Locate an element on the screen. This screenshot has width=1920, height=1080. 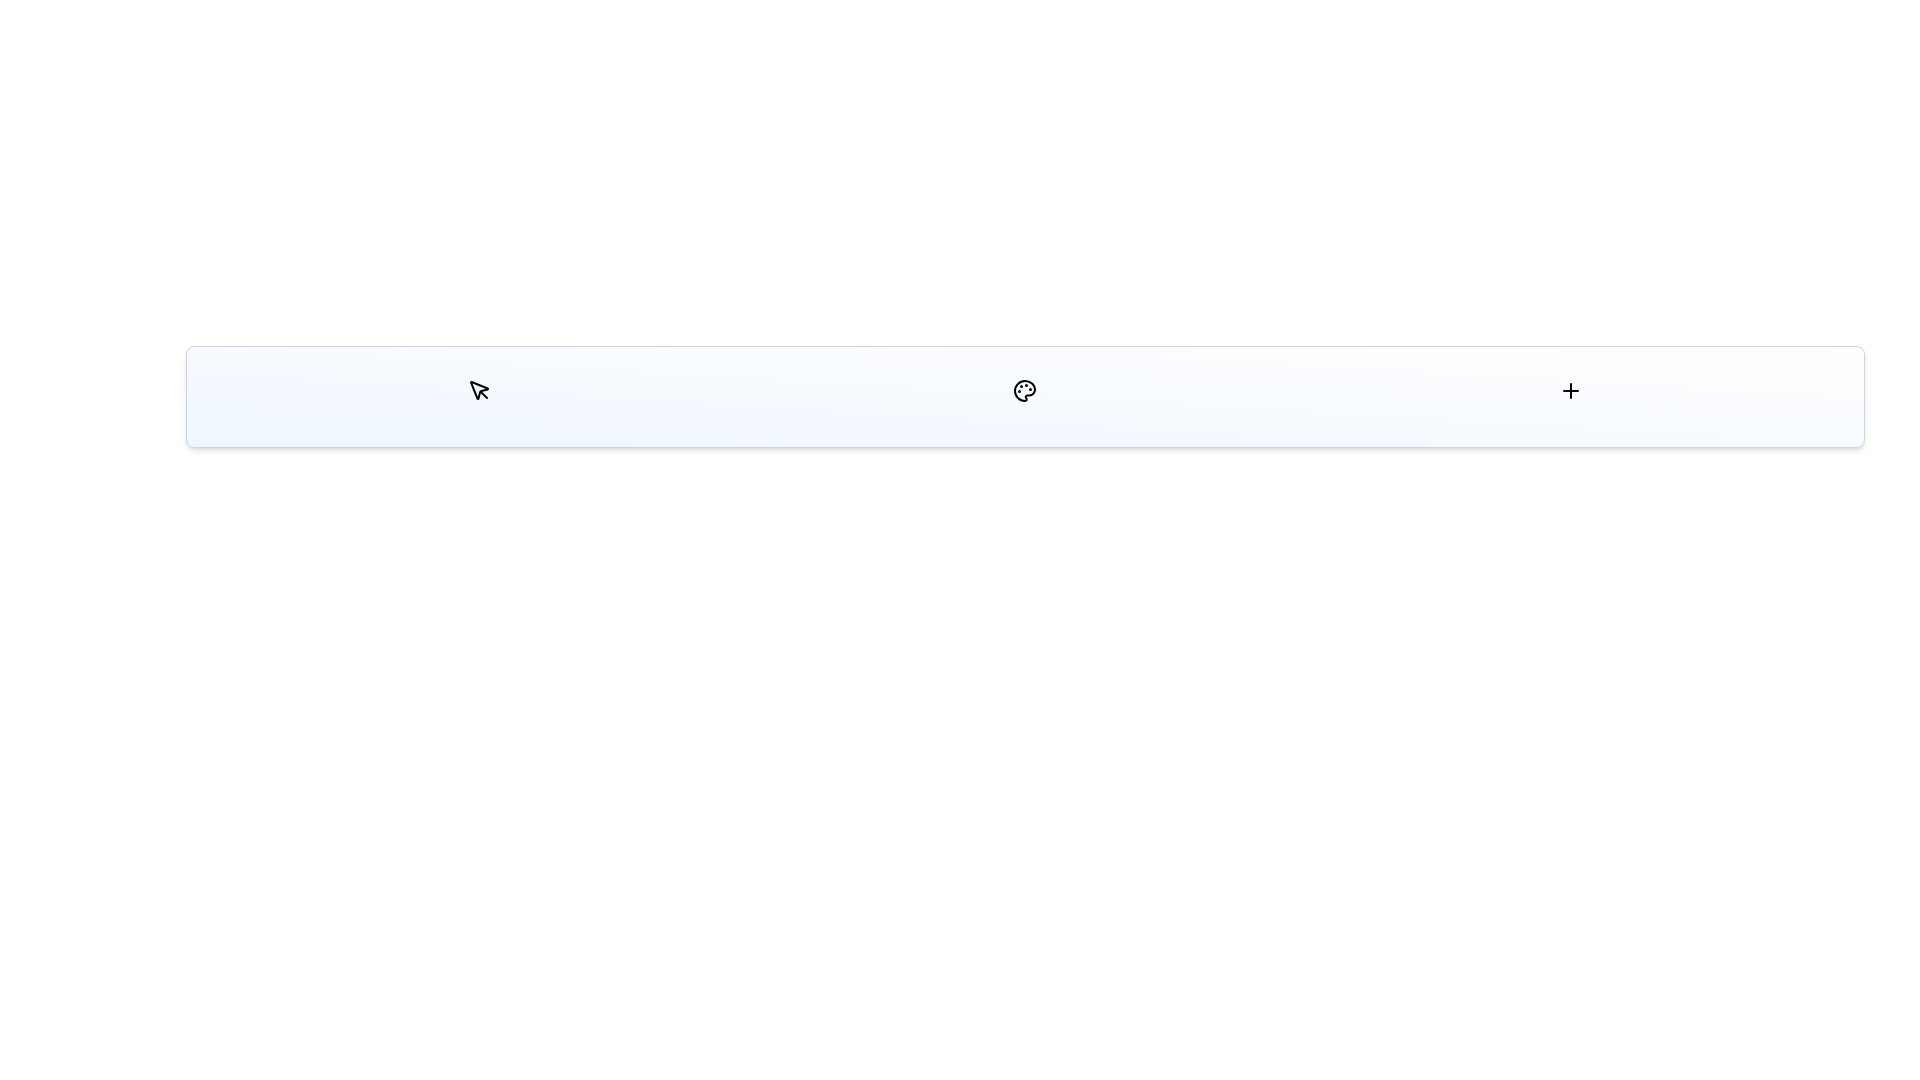
the toggle button with 2 to inspect its tooltip is located at coordinates (1570, 390).